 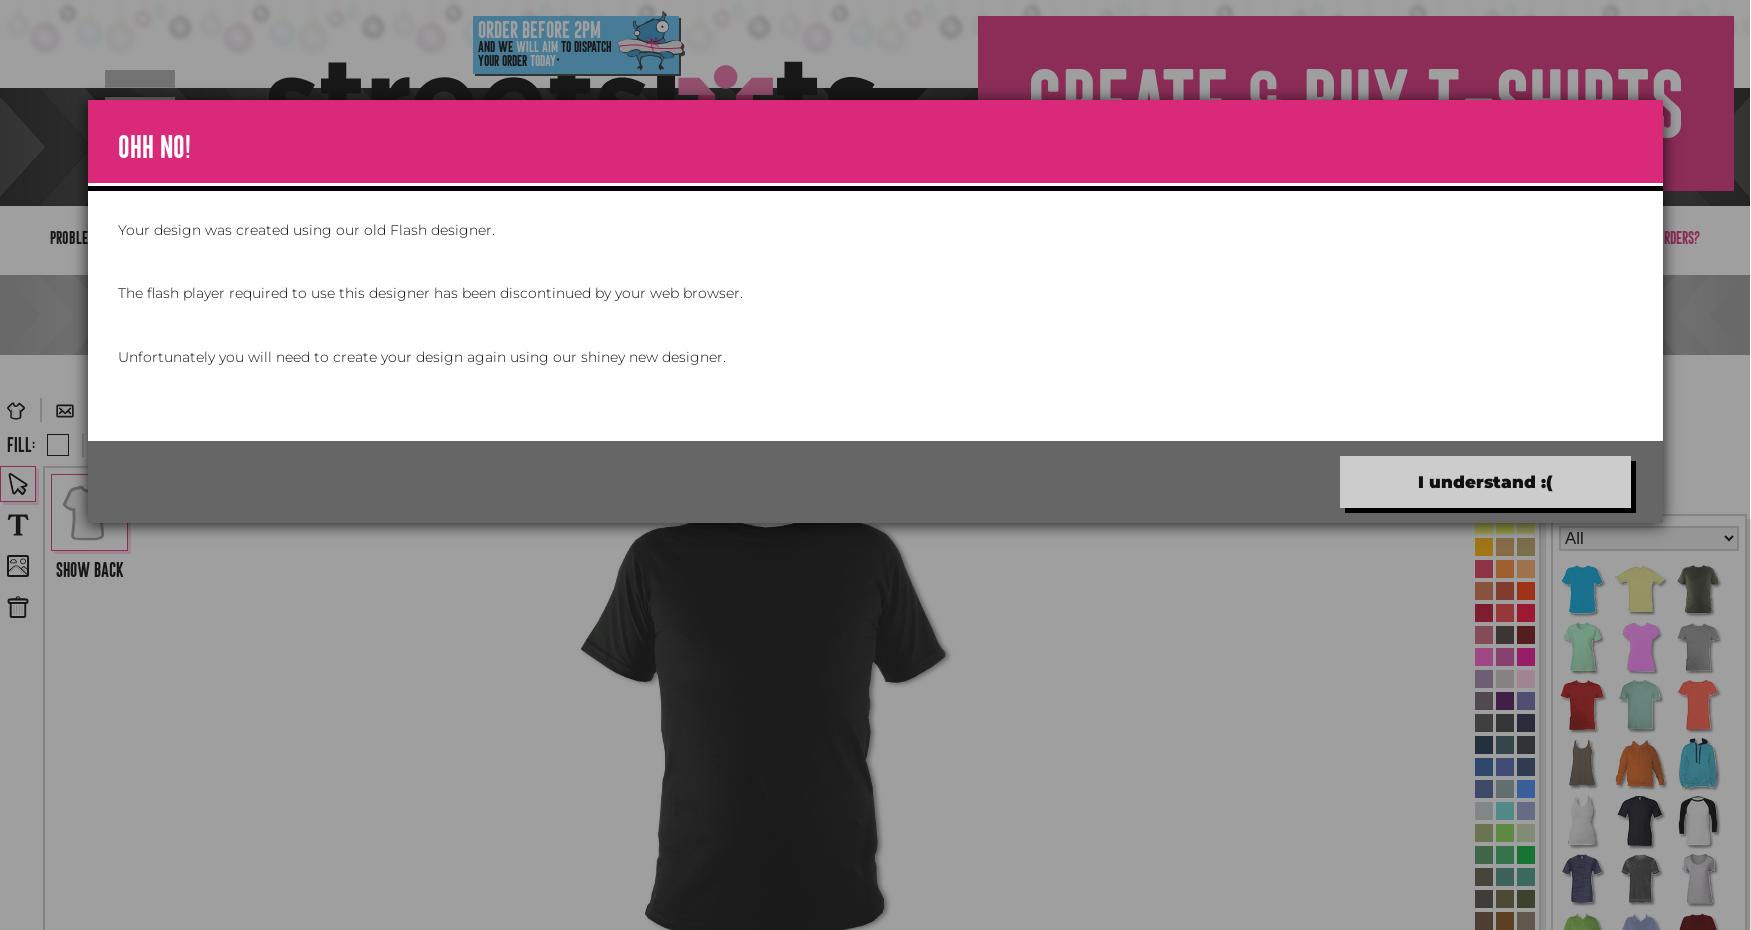 I want to click on 'On time', so click(x=426, y=131).